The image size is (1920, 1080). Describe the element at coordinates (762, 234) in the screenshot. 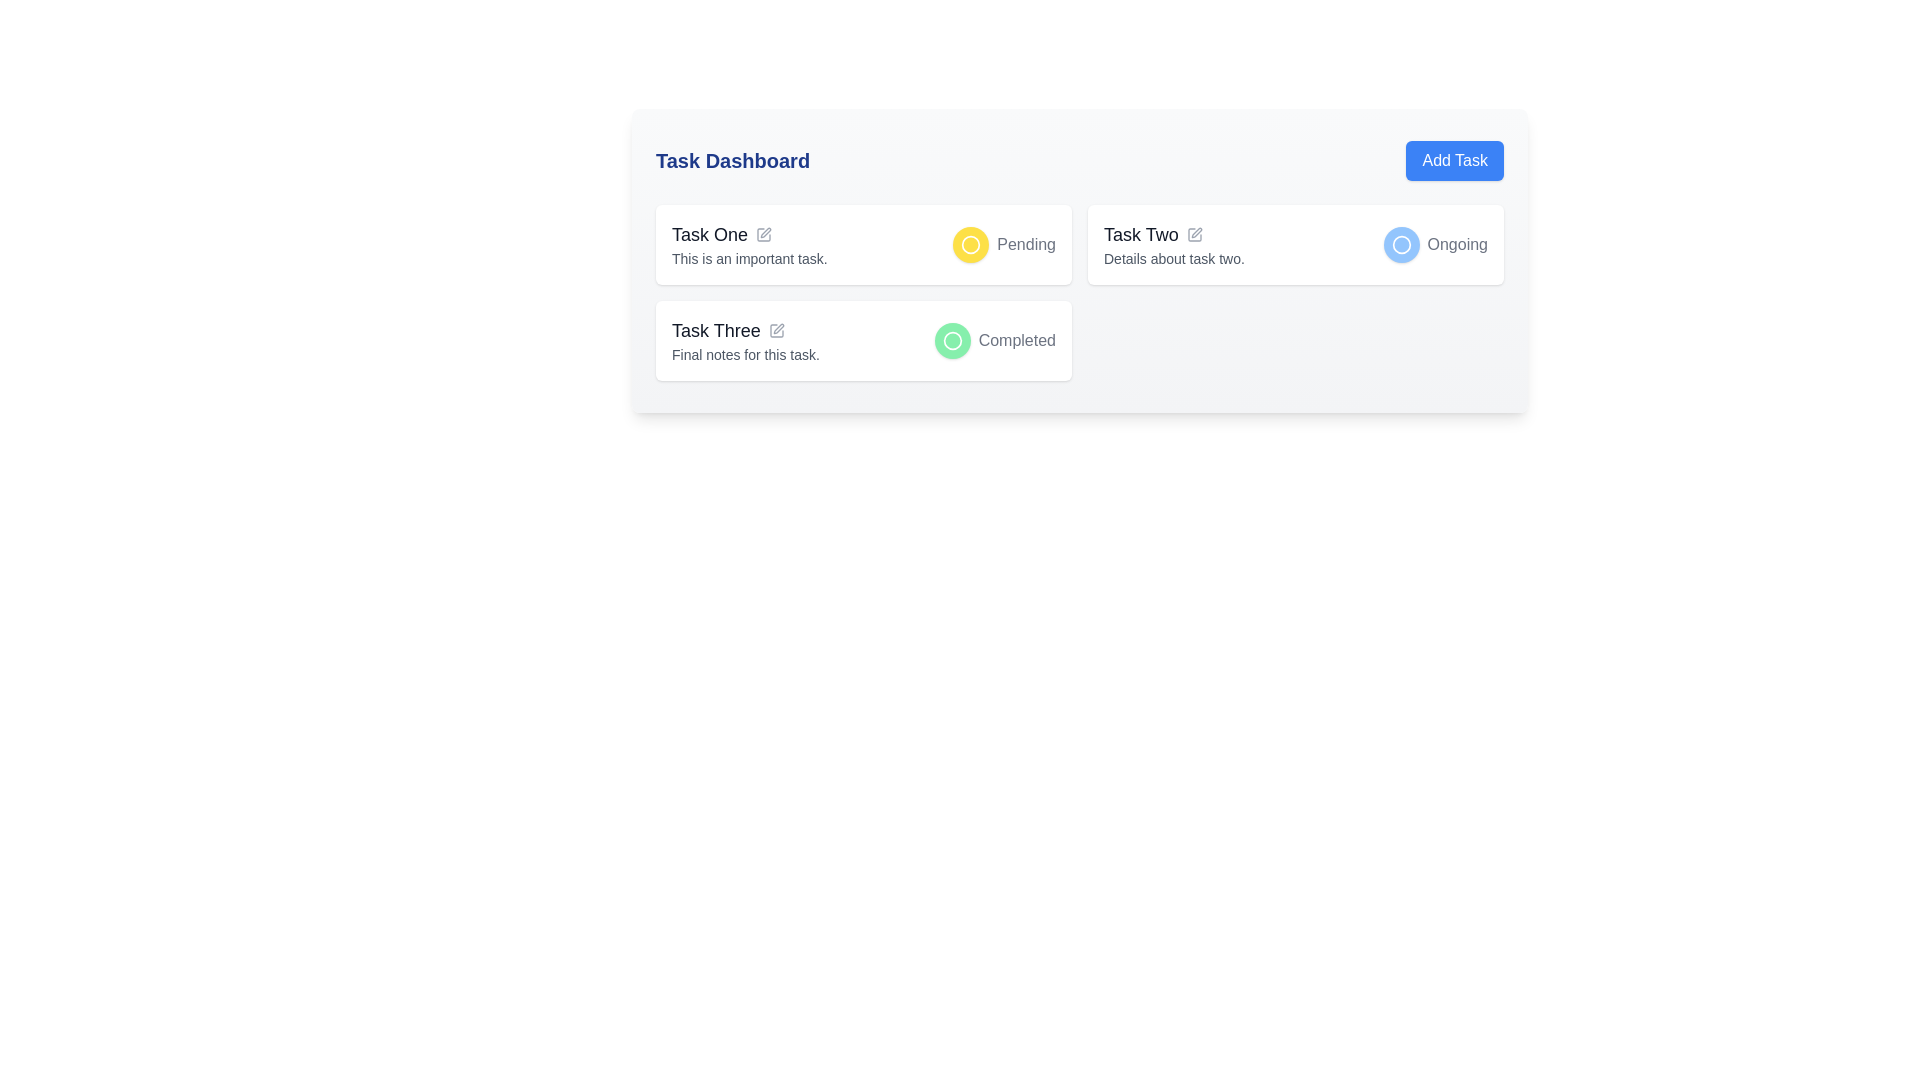

I see `the edit action icon for the 'Task One' item` at that location.